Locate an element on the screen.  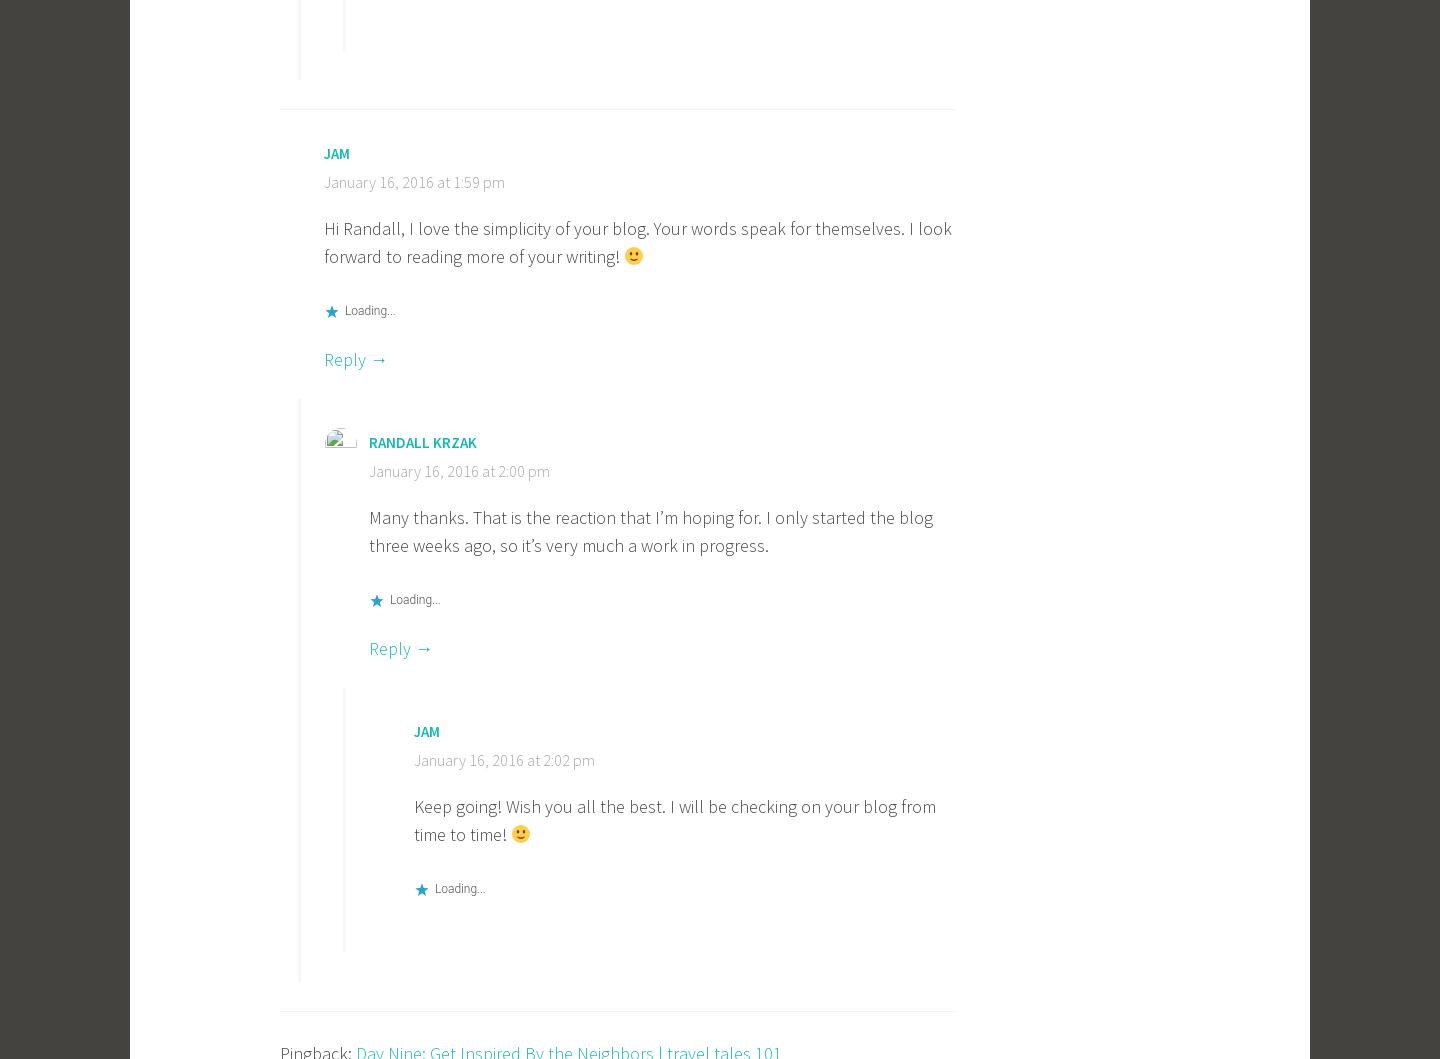
'January 16, 2016 at 2:00 pm' is located at coordinates (459, 469).